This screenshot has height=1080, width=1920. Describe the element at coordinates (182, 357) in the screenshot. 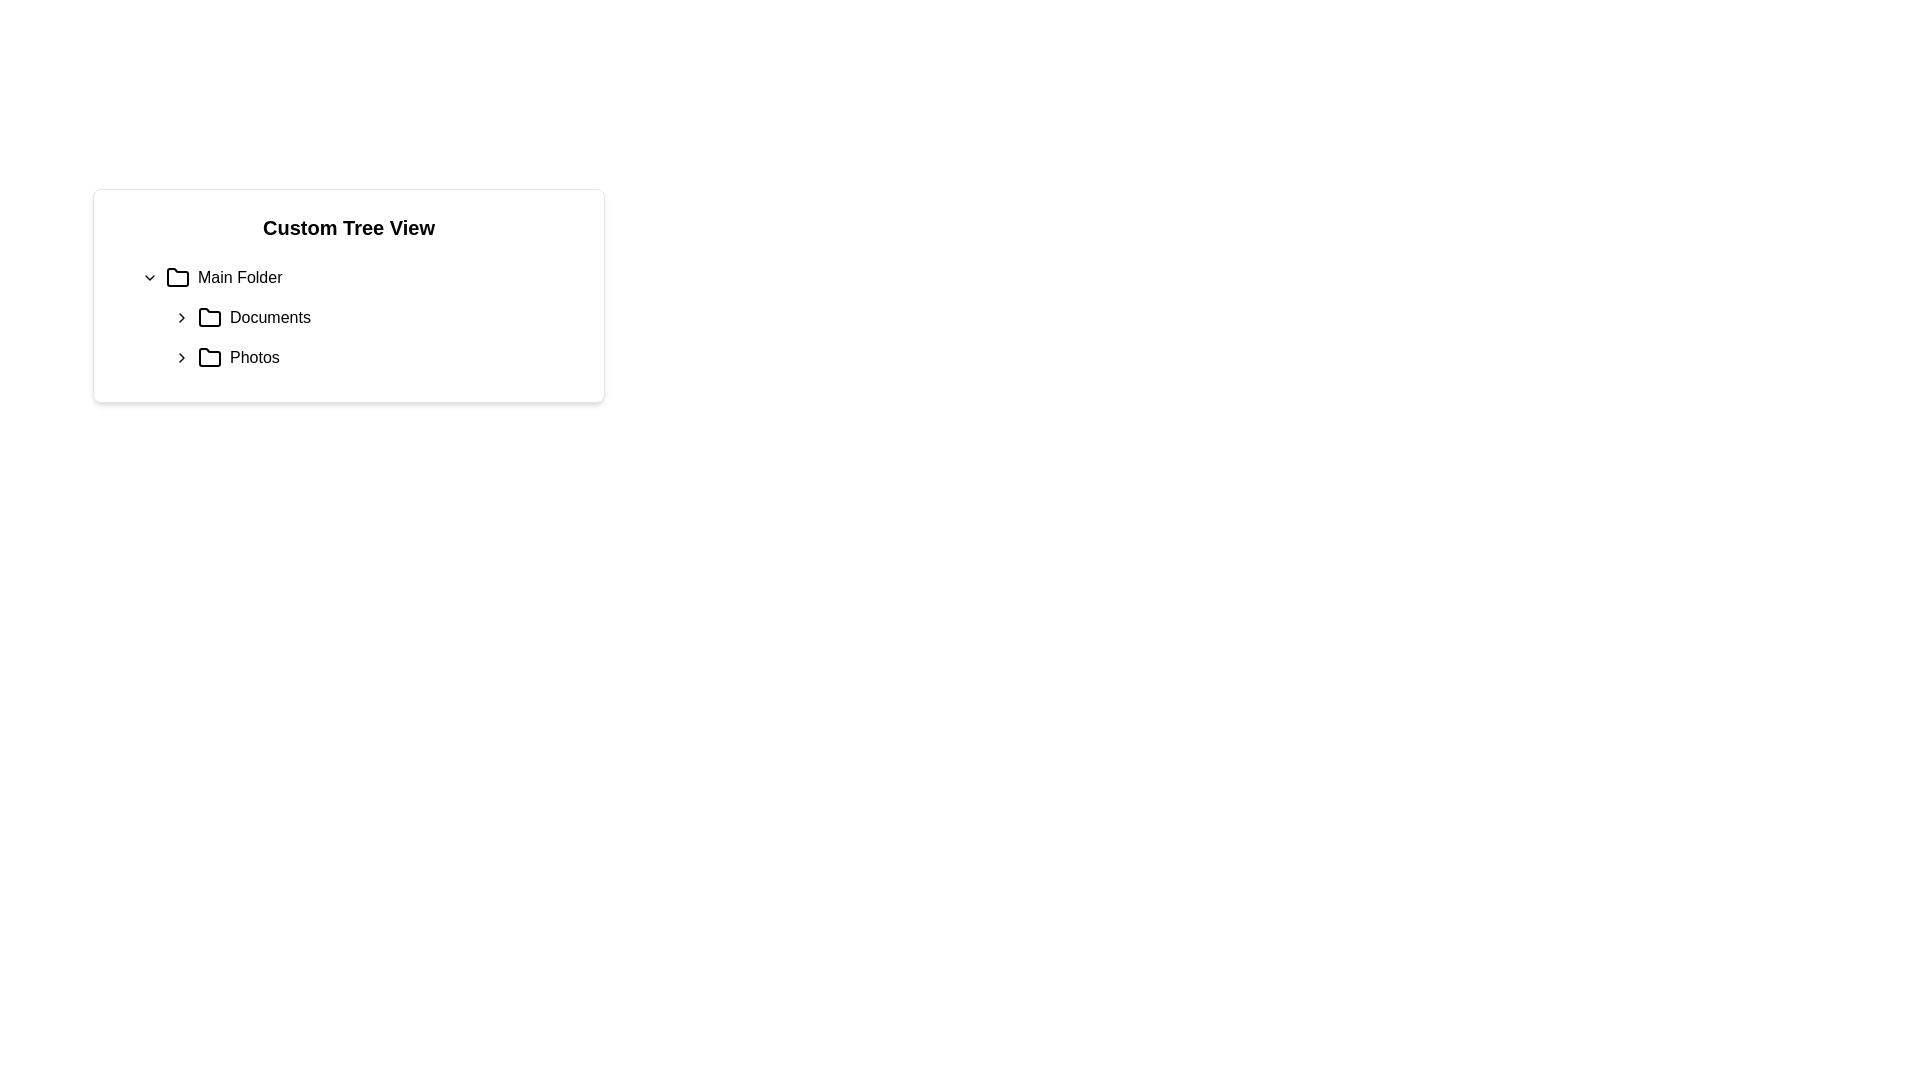

I see `the small rightward-pointing Chevron icon indicator located to the left of the 'Photos' folder icon for visual feedback` at that location.